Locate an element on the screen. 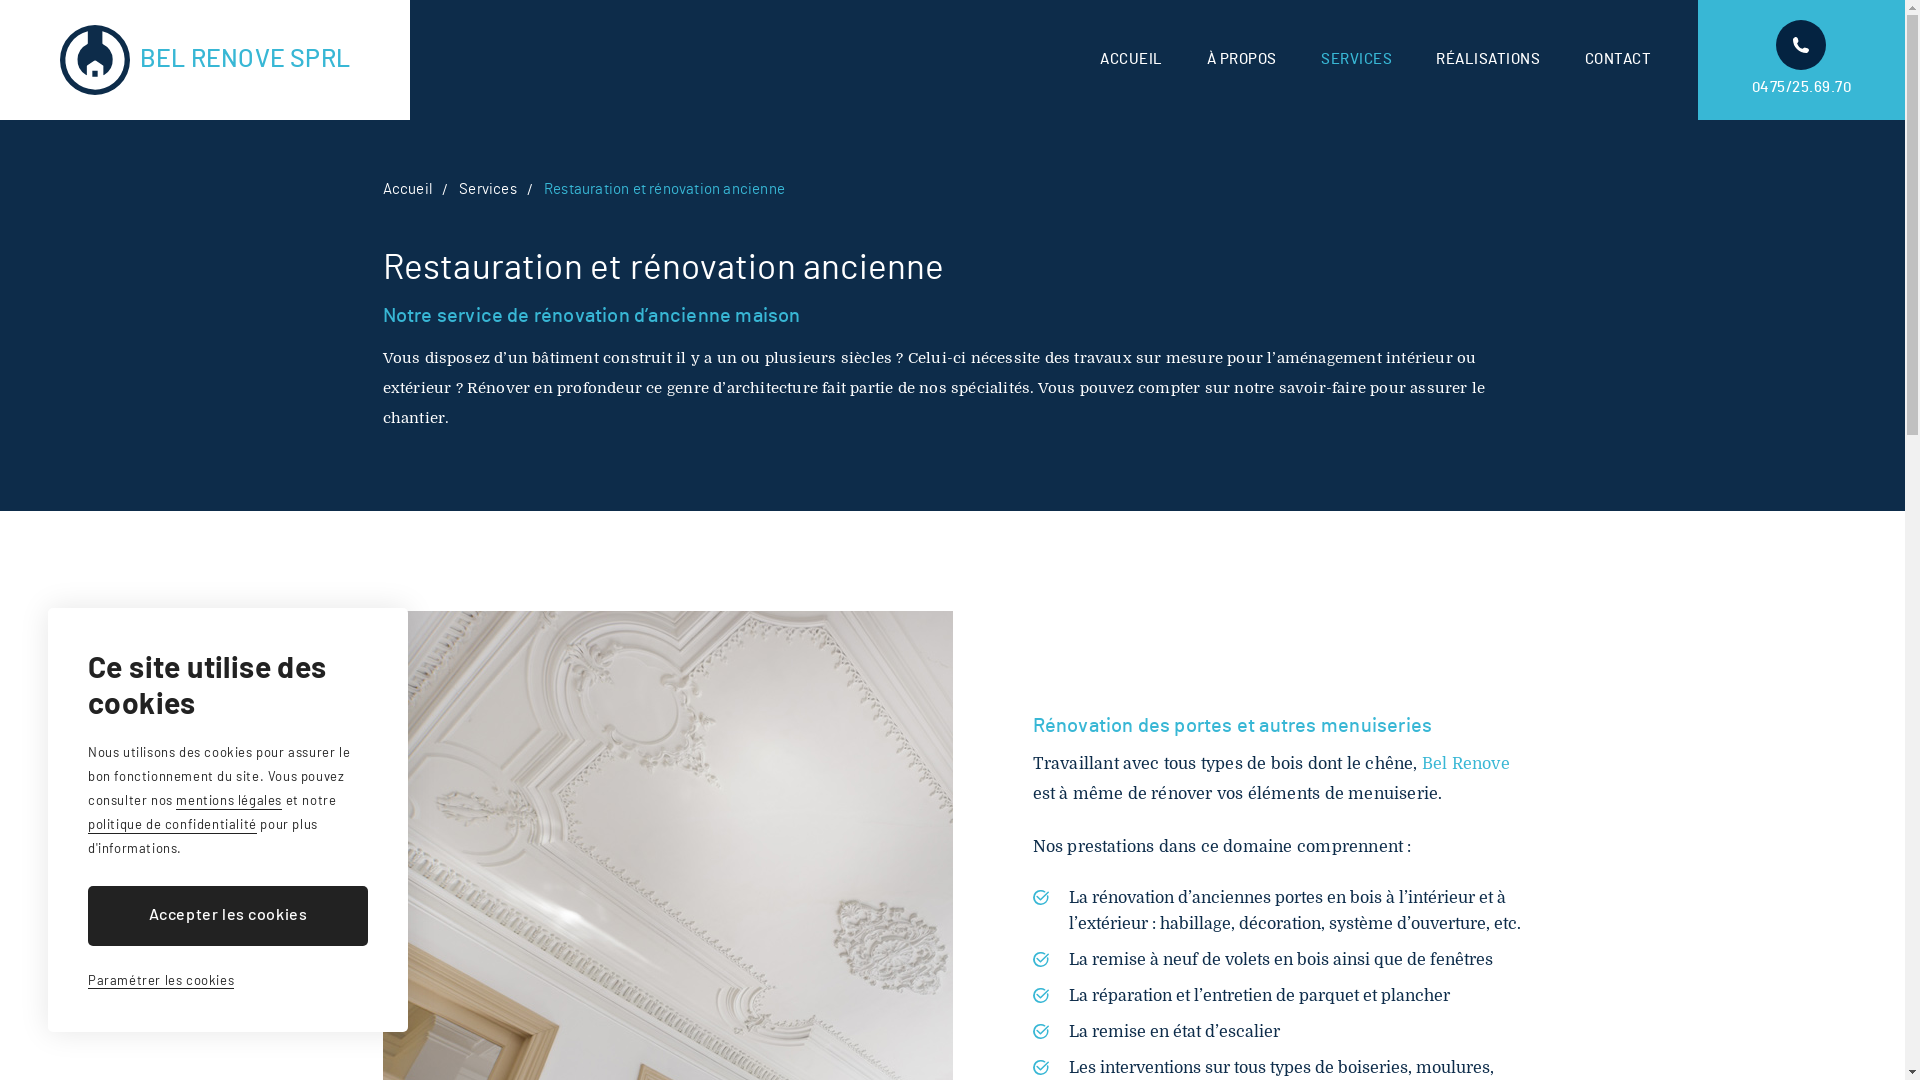  'Accueil' is located at coordinates (405, 189).